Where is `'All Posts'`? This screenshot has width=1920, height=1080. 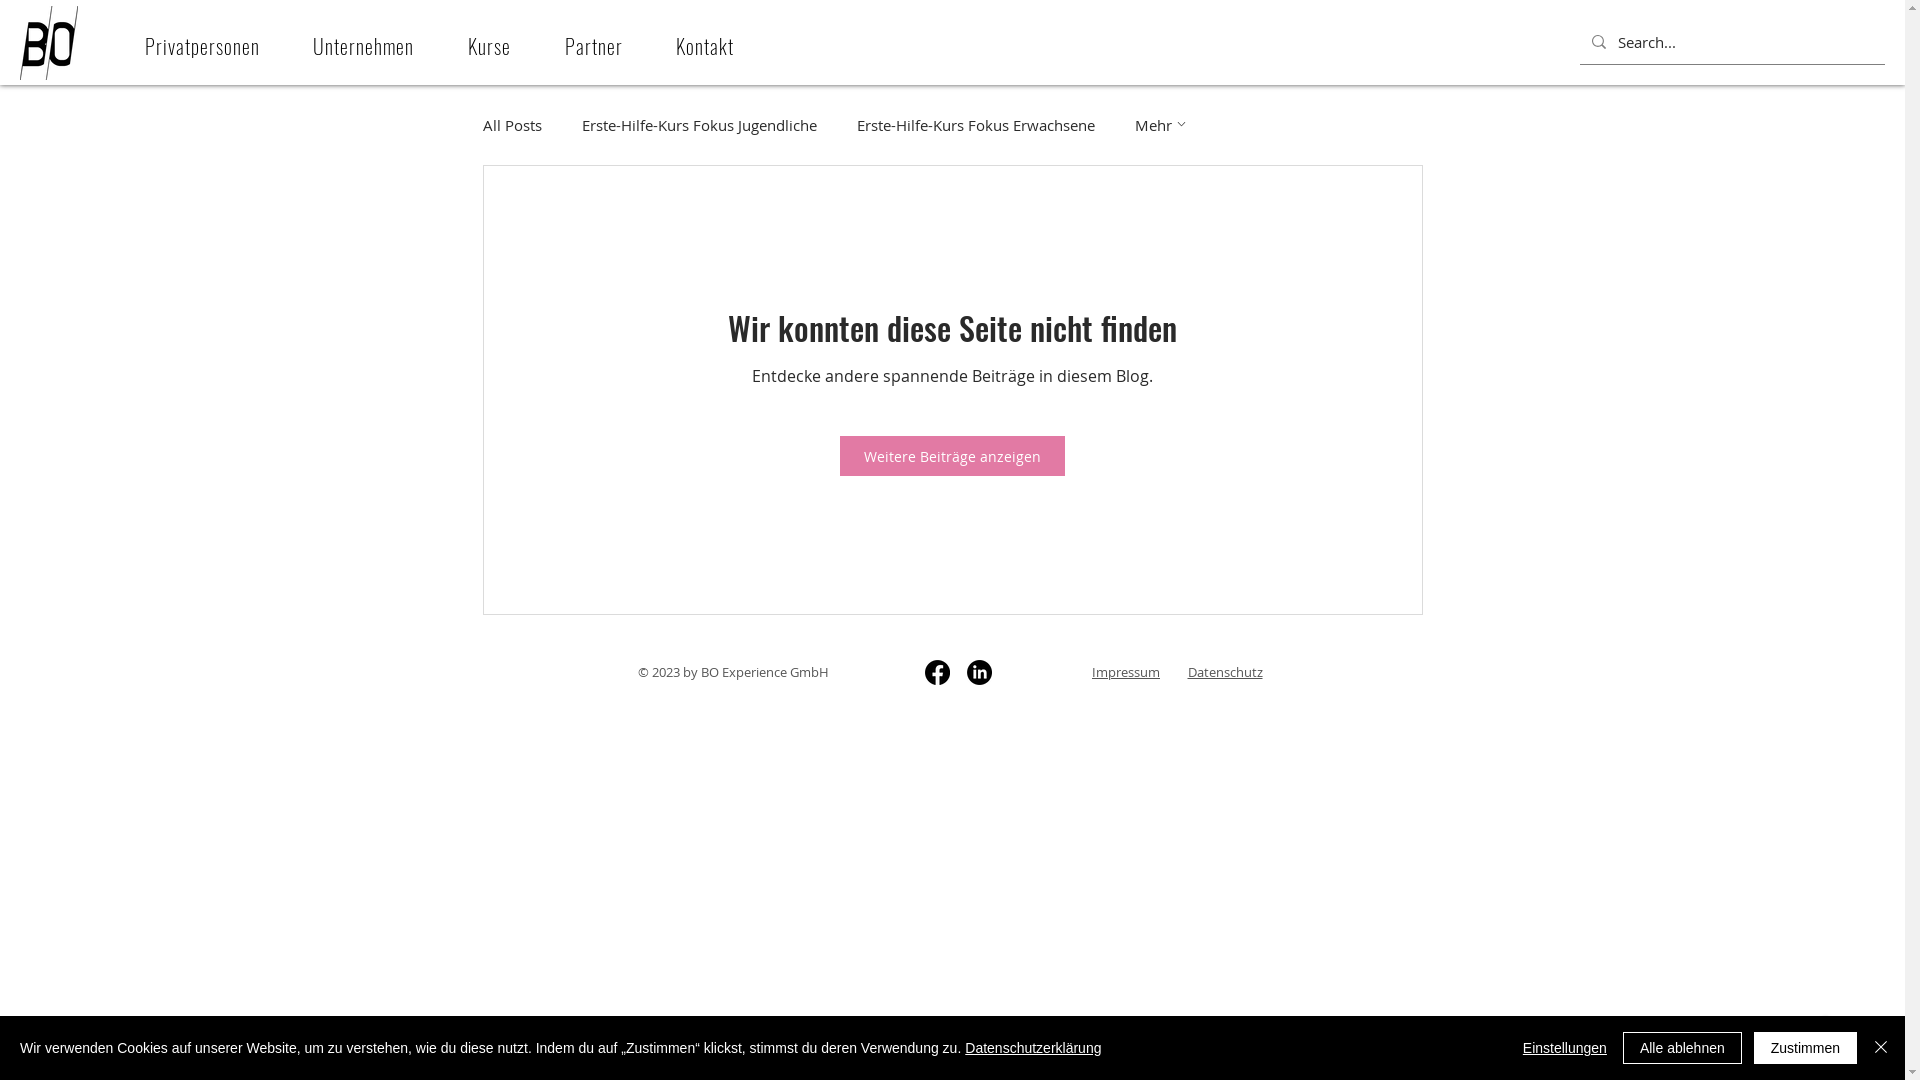 'All Posts' is located at coordinates (481, 124).